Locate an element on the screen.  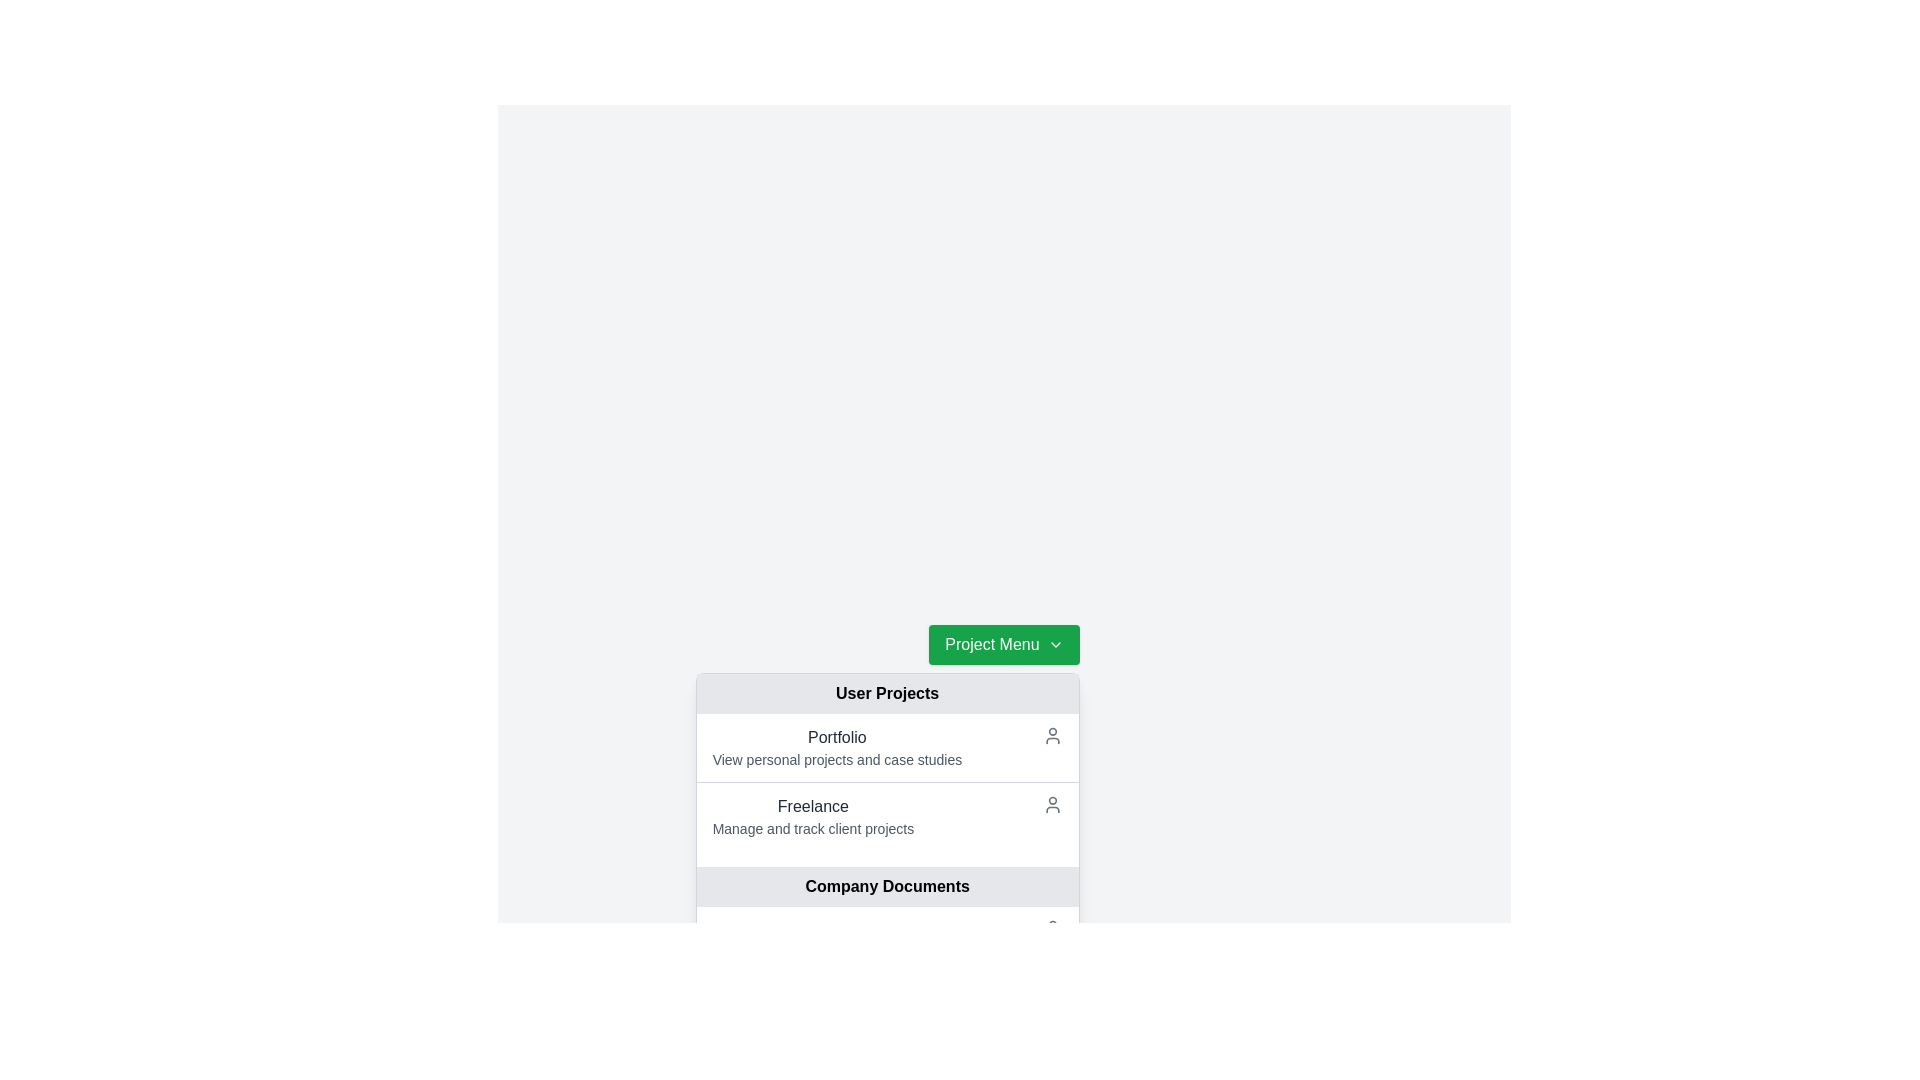
the 'Freelance' label in the 'User Projects' section of the dropdown menu is located at coordinates (813, 805).